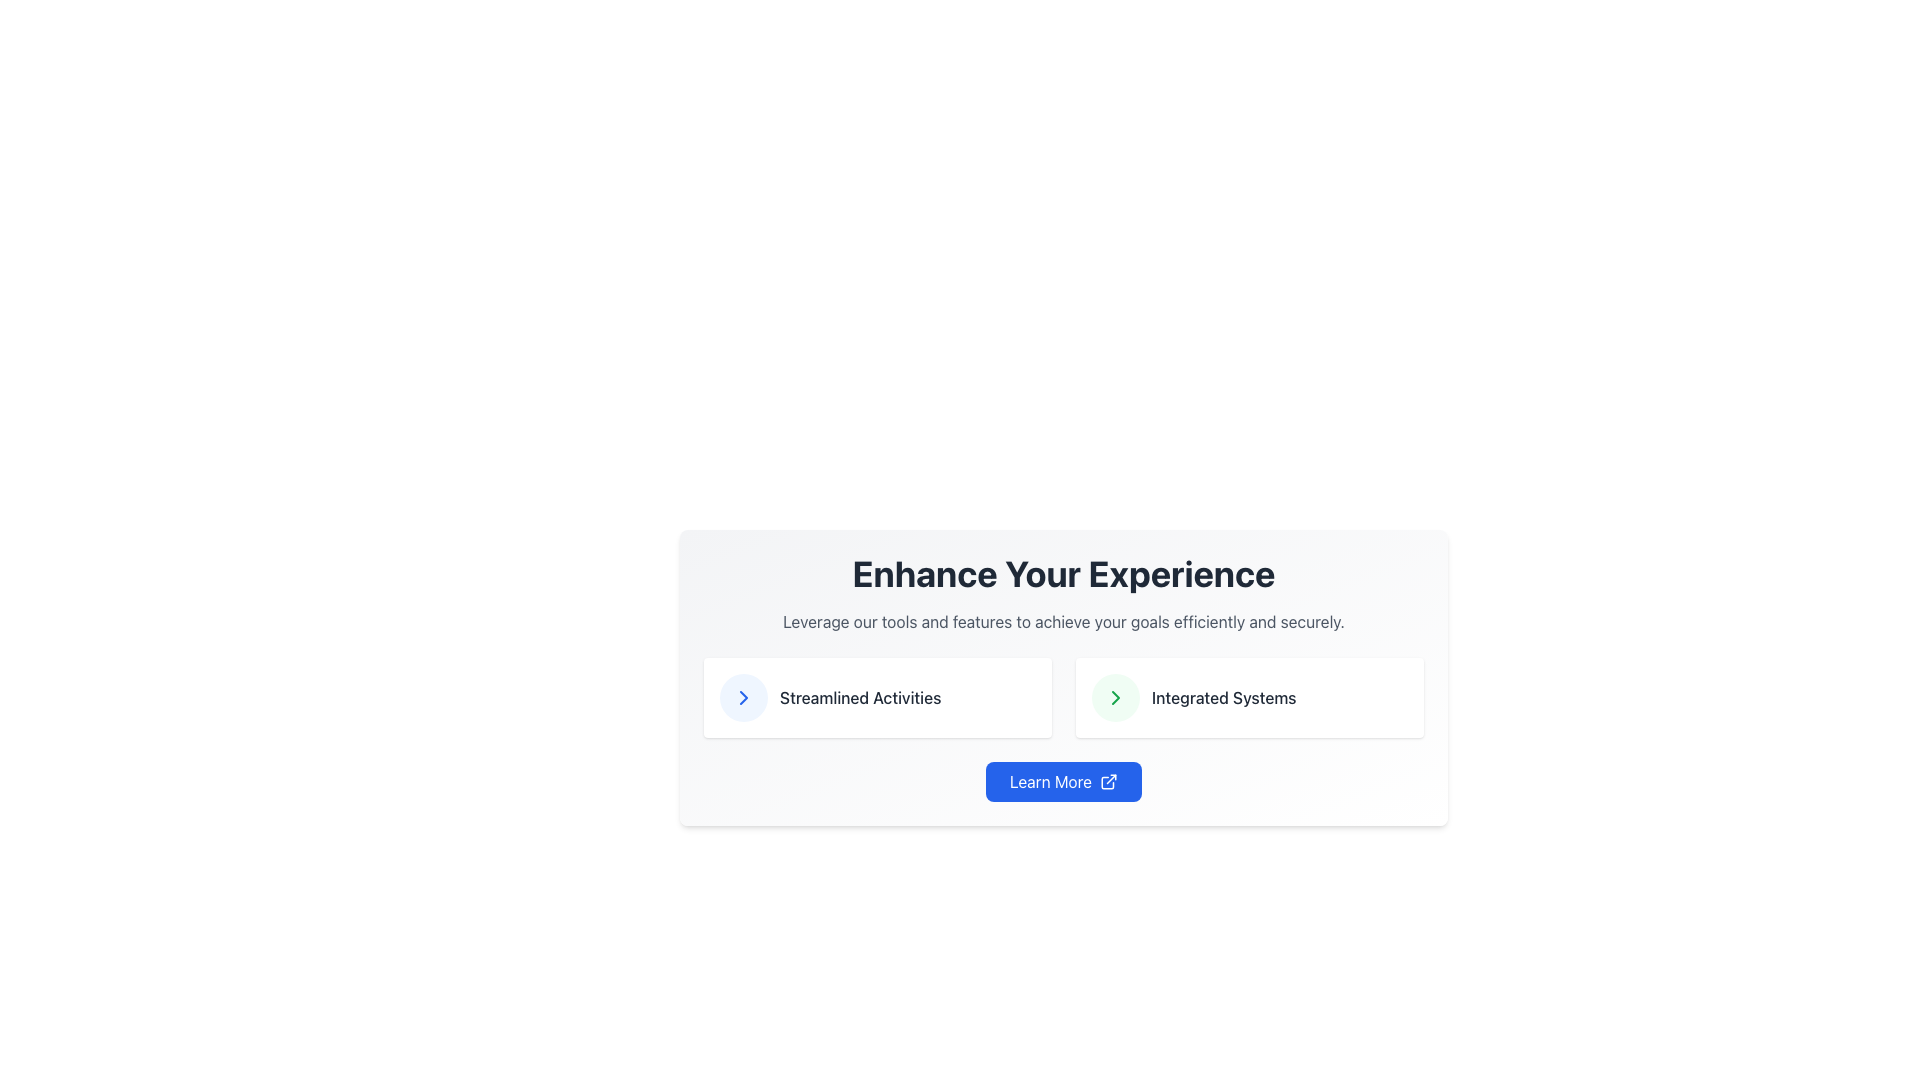  I want to click on the external link icon located to the right of the 'Learn More' button at the bottom center of the 'Enhance Your Experience' section, so click(1107, 781).